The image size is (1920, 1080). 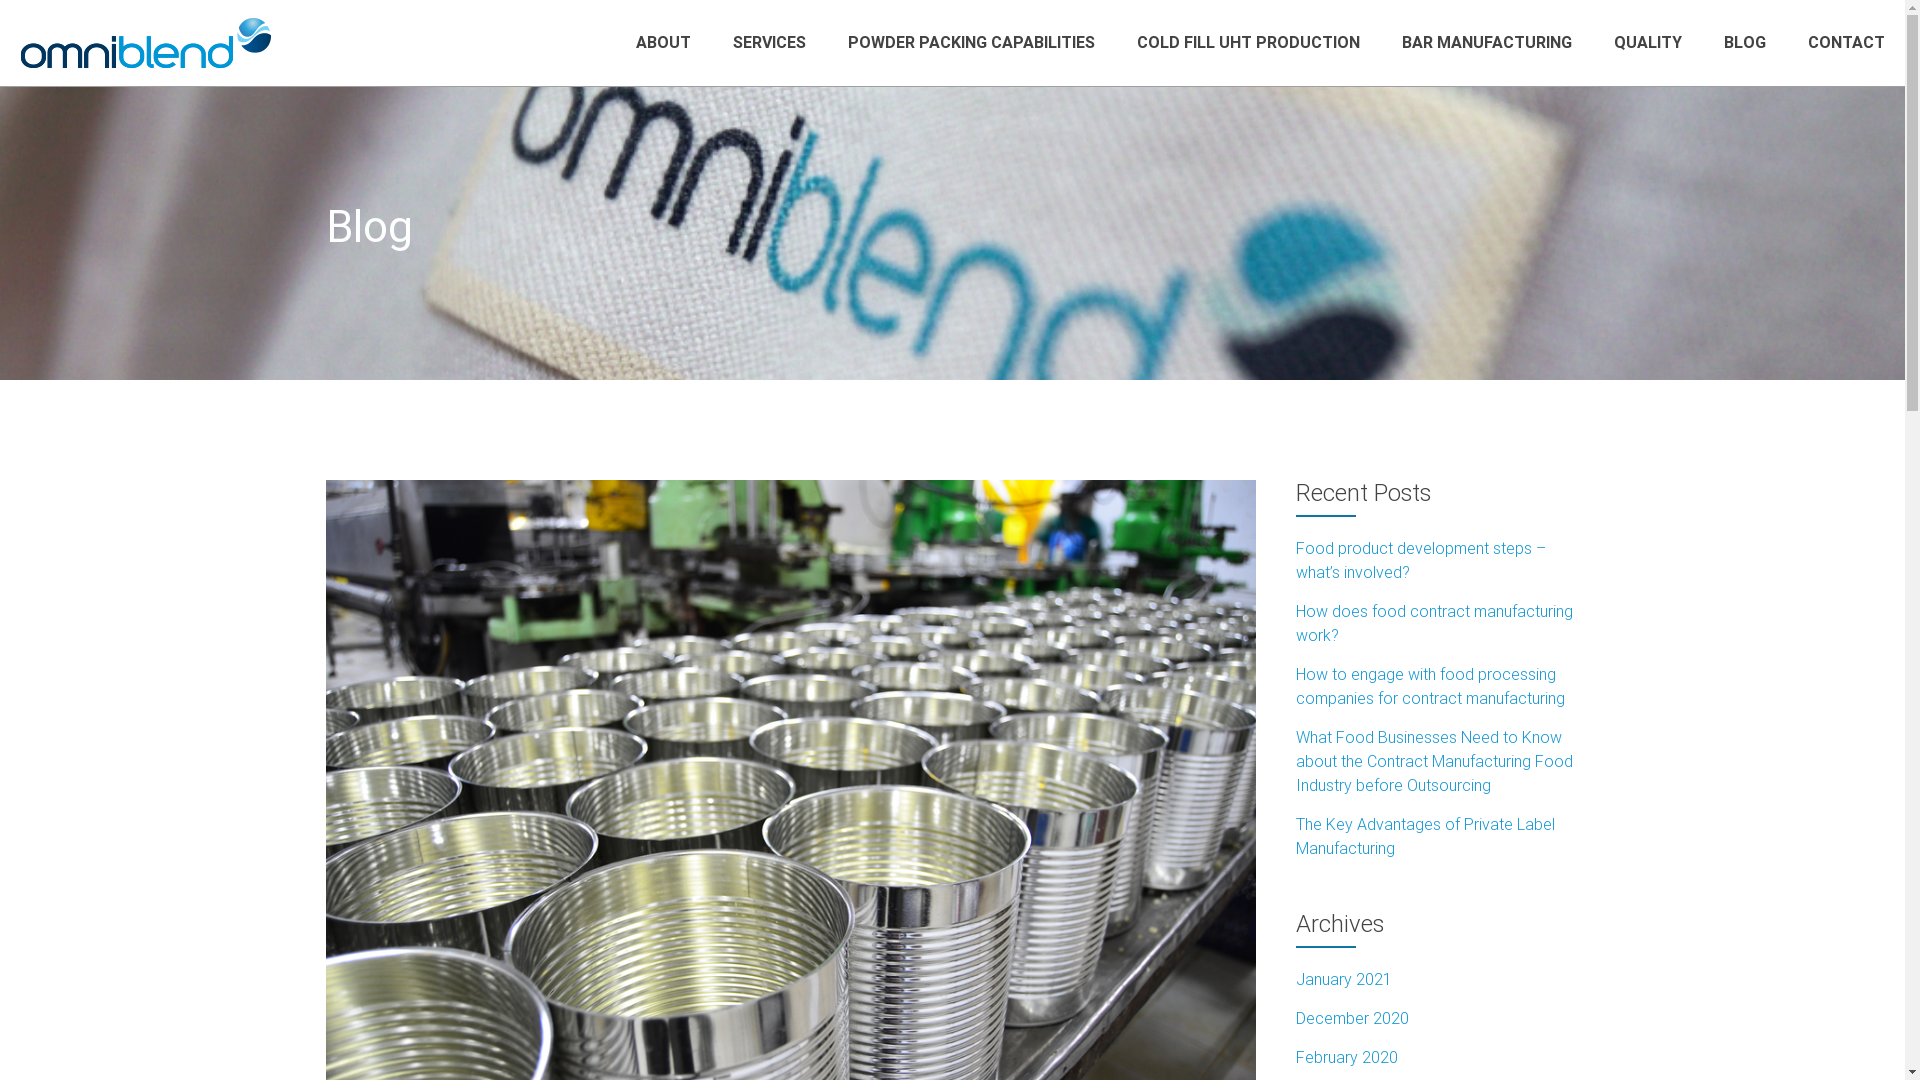 I want to click on 'ABOUT', so click(x=663, y=42).